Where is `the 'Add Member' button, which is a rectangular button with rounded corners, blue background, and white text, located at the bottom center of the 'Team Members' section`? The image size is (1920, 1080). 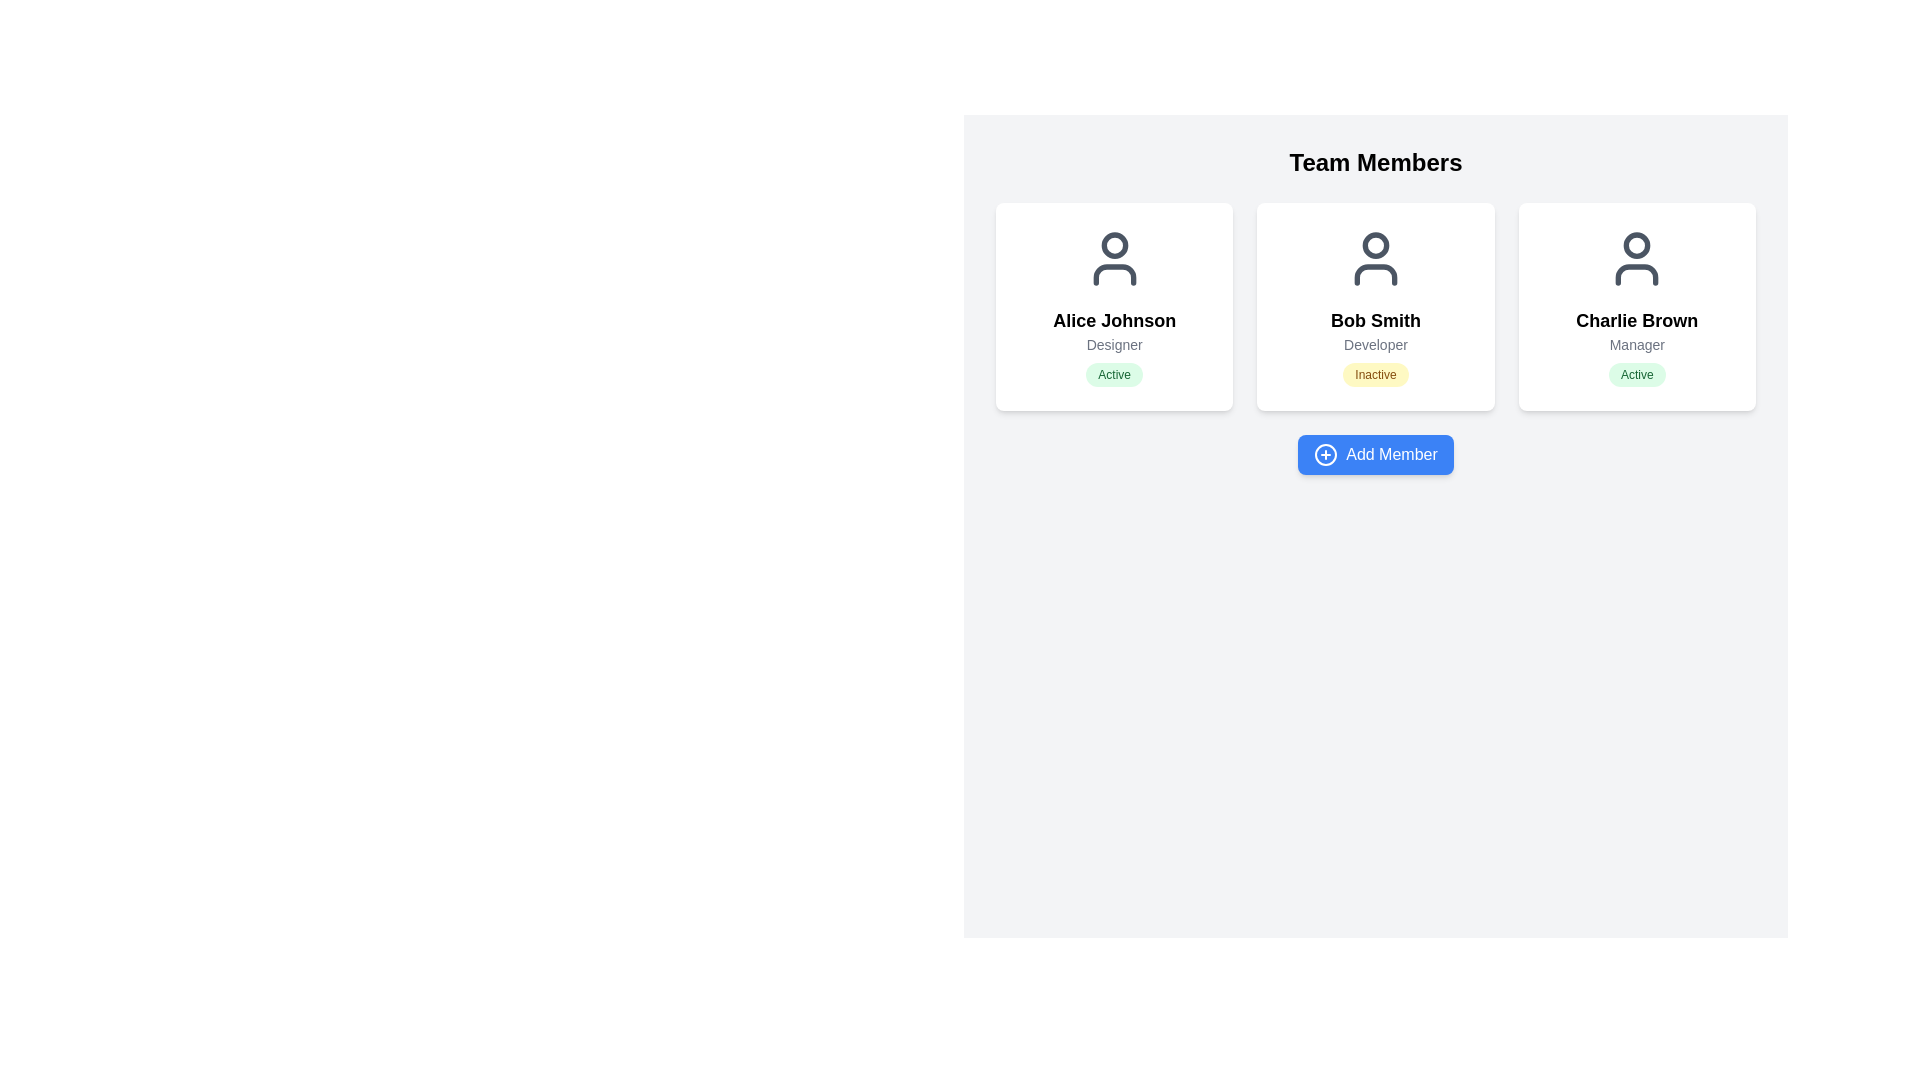 the 'Add Member' button, which is a rectangular button with rounded corners, blue background, and white text, located at the bottom center of the 'Team Members' section is located at coordinates (1375, 455).